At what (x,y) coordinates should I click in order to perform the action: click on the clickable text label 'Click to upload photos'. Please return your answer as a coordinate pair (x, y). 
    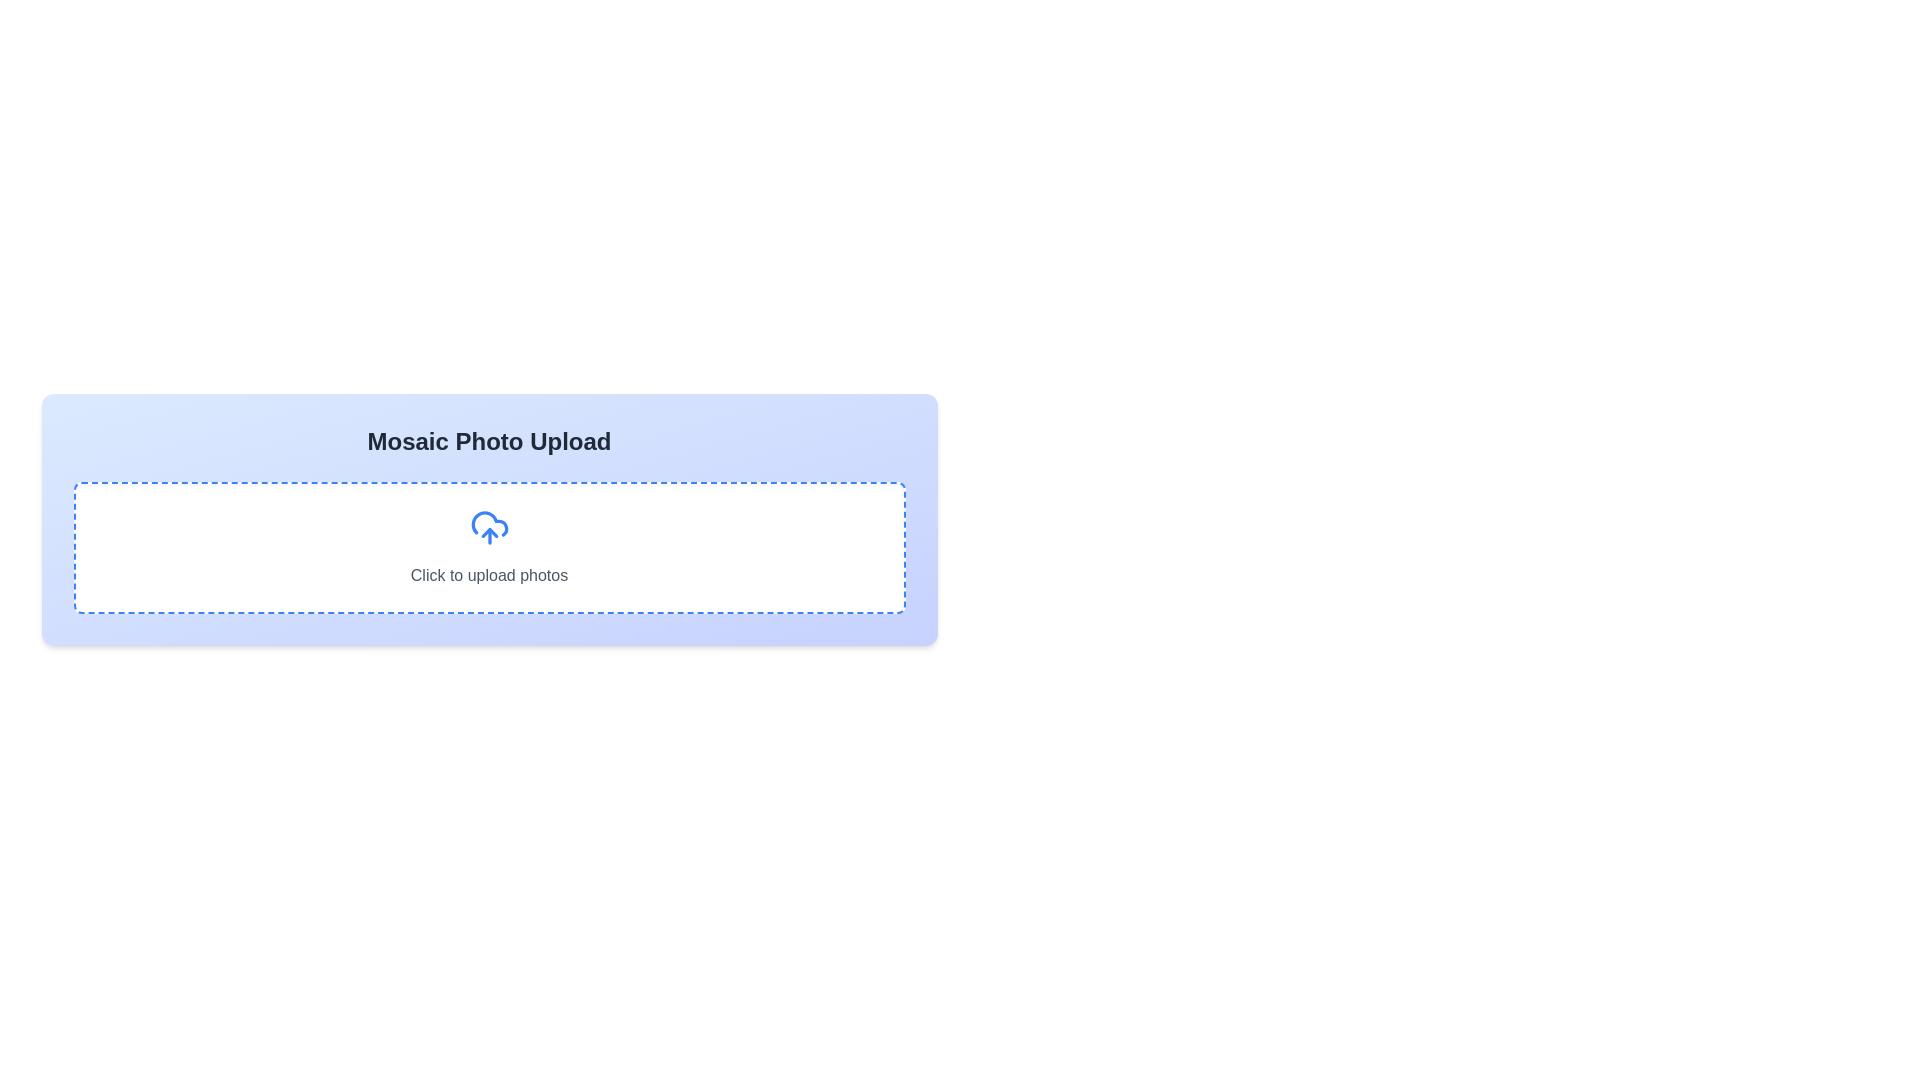
    Looking at the image, I should click on (489, 547).